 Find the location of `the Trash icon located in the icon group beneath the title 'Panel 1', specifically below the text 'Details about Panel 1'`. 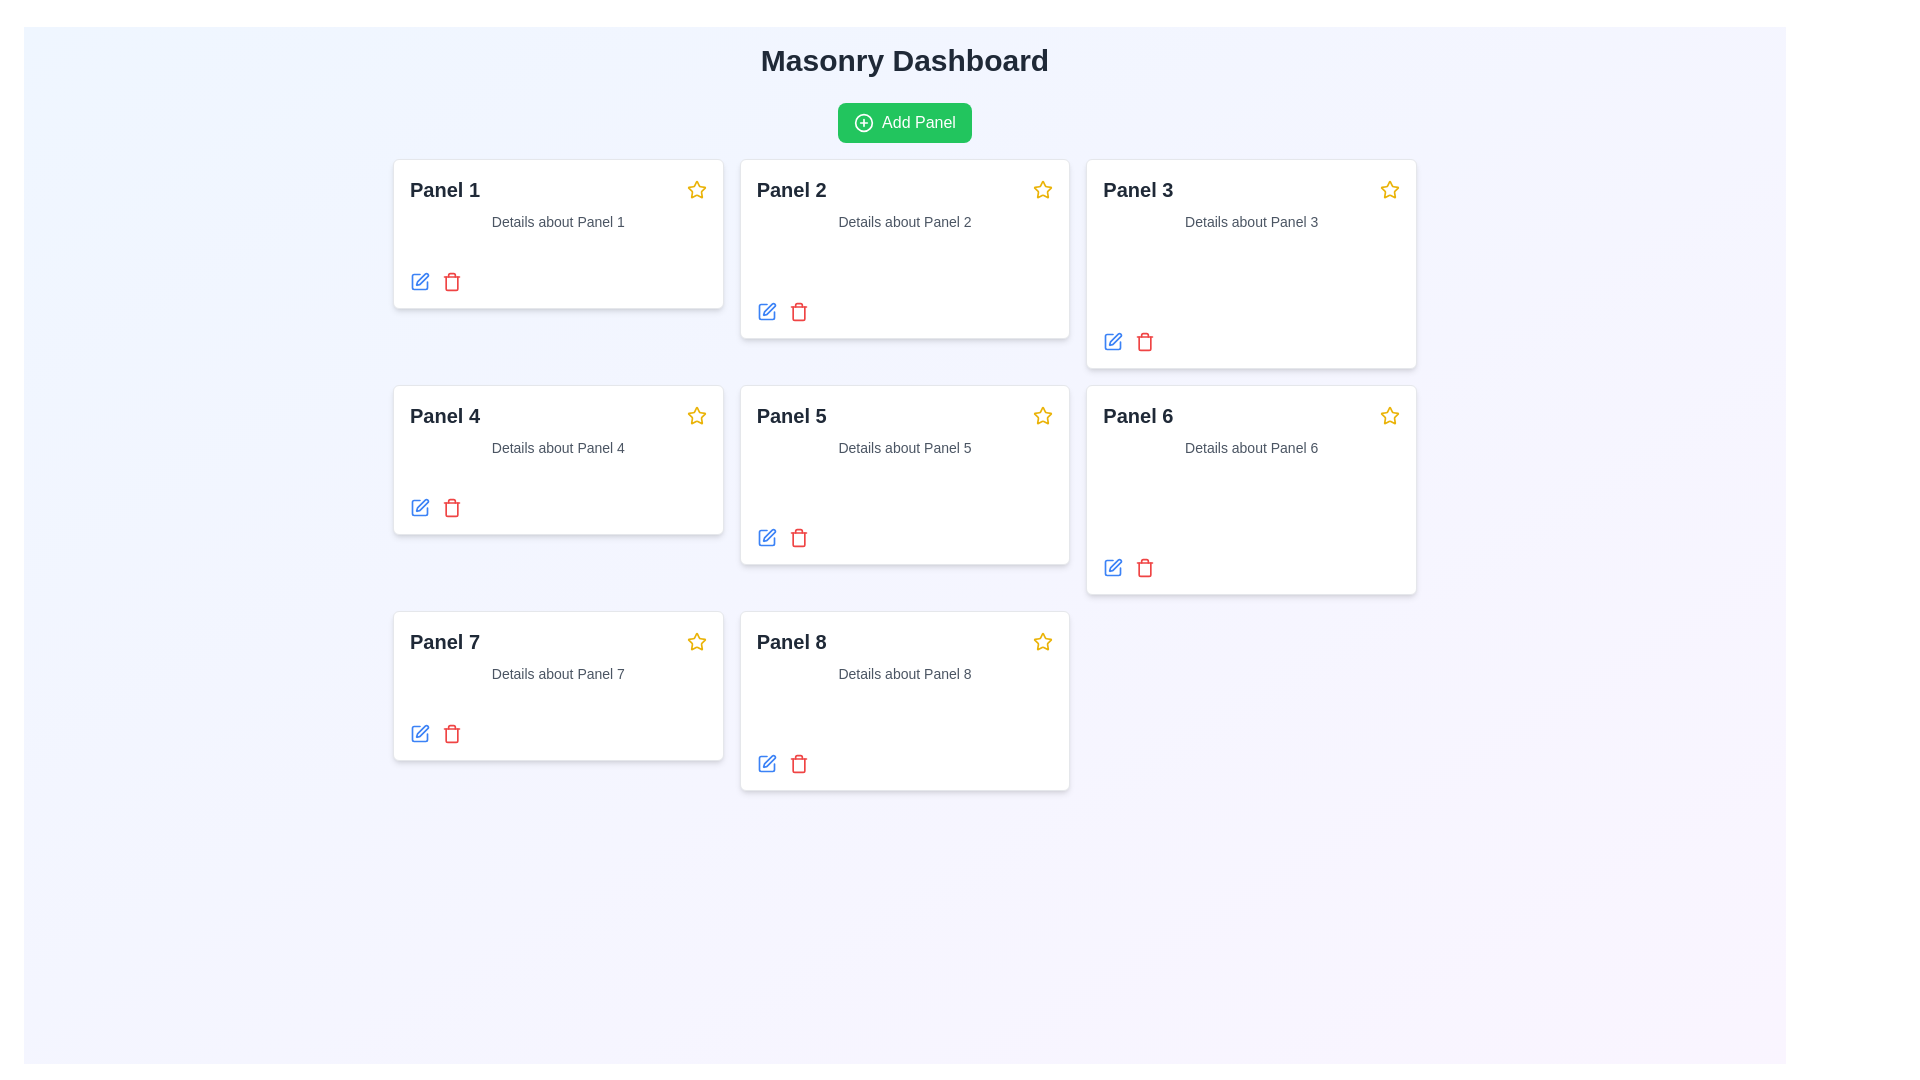

the Trash icon located in the icon group beneath the title 'Panel 1', specifically below the text 'Details about Panel 1' is located at coordinates (450, 282).